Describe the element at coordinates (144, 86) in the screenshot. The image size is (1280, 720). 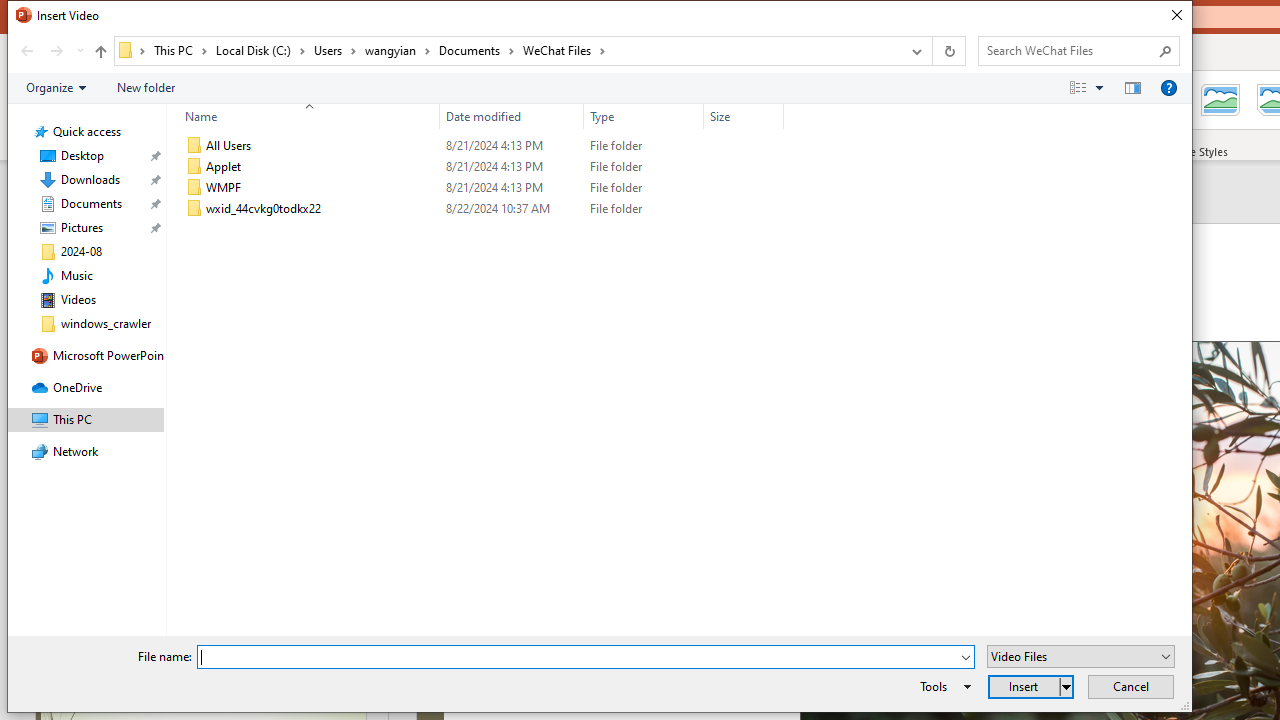
I see `'New folder'` at that location.